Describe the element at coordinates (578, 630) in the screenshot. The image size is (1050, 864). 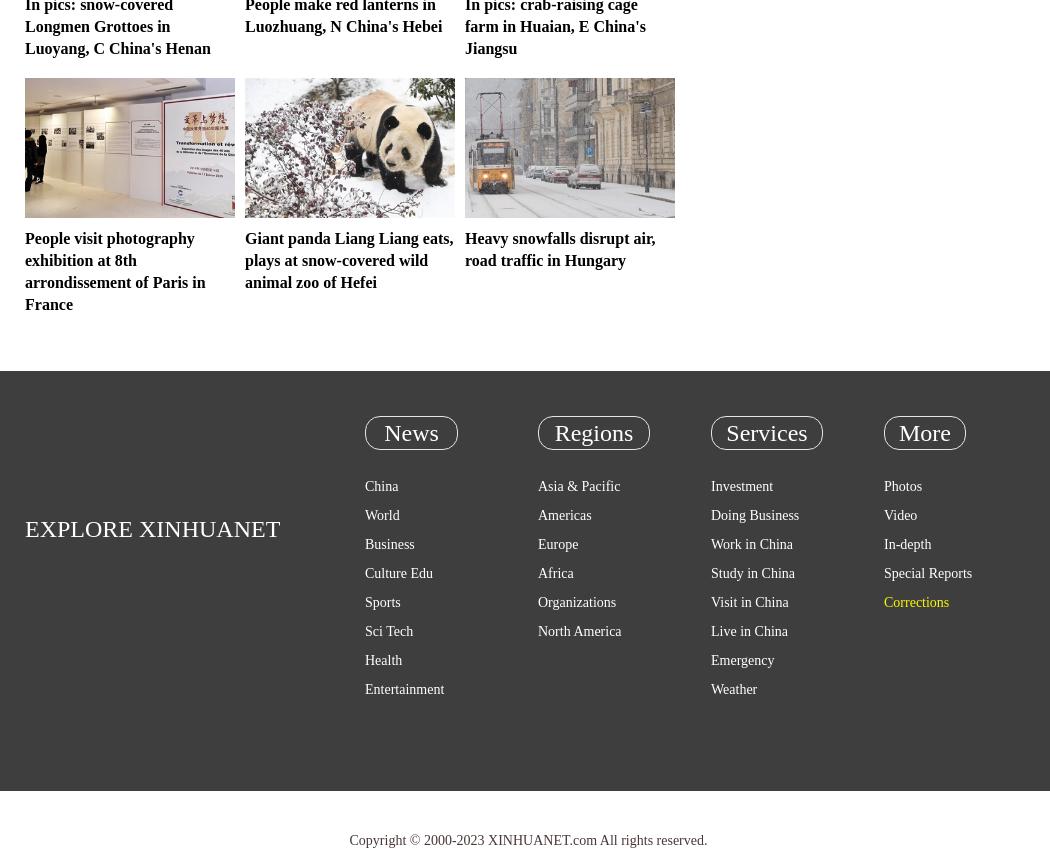
I see `'North America'` at that location.